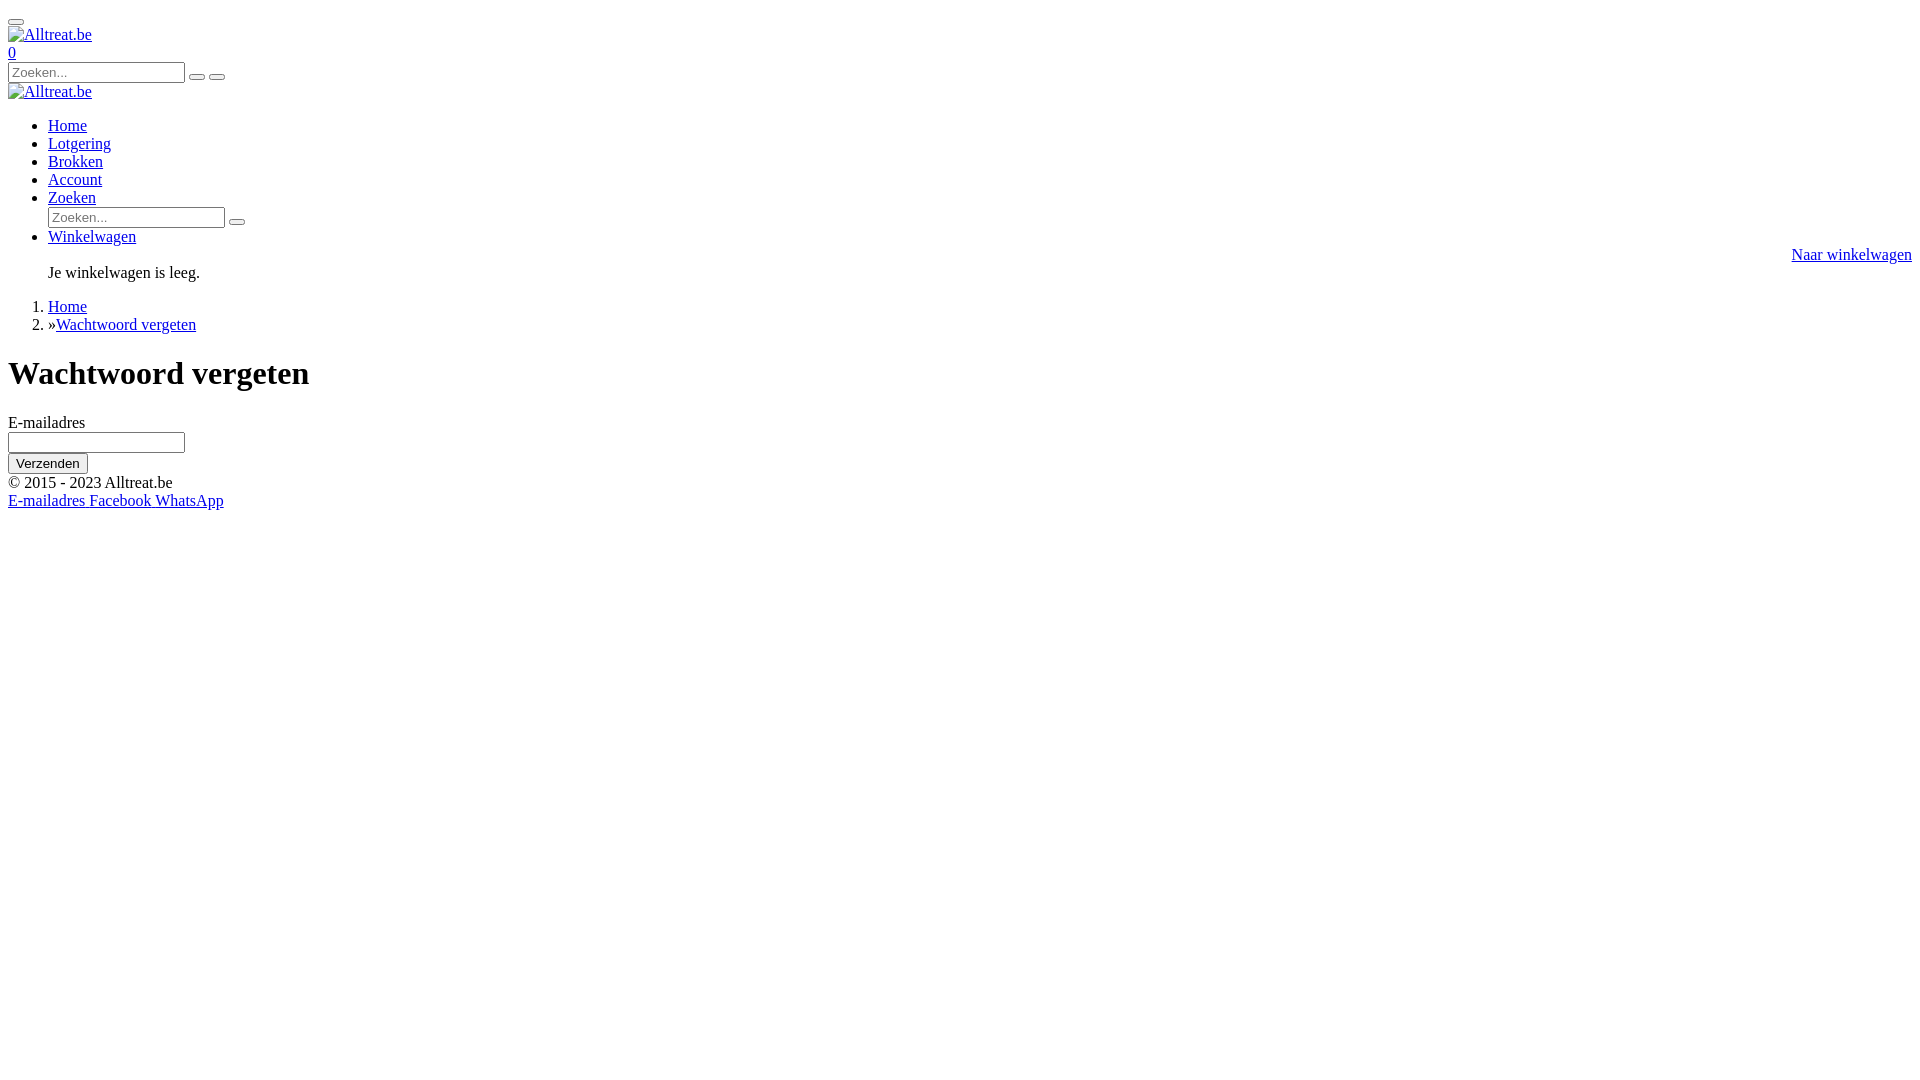 Image resolution: width=1920 pixels, height=1080 pixels. What do you see at coordinates (8, 51) in the screenshot?
I see `'0'` at bounding box center [8, 51].